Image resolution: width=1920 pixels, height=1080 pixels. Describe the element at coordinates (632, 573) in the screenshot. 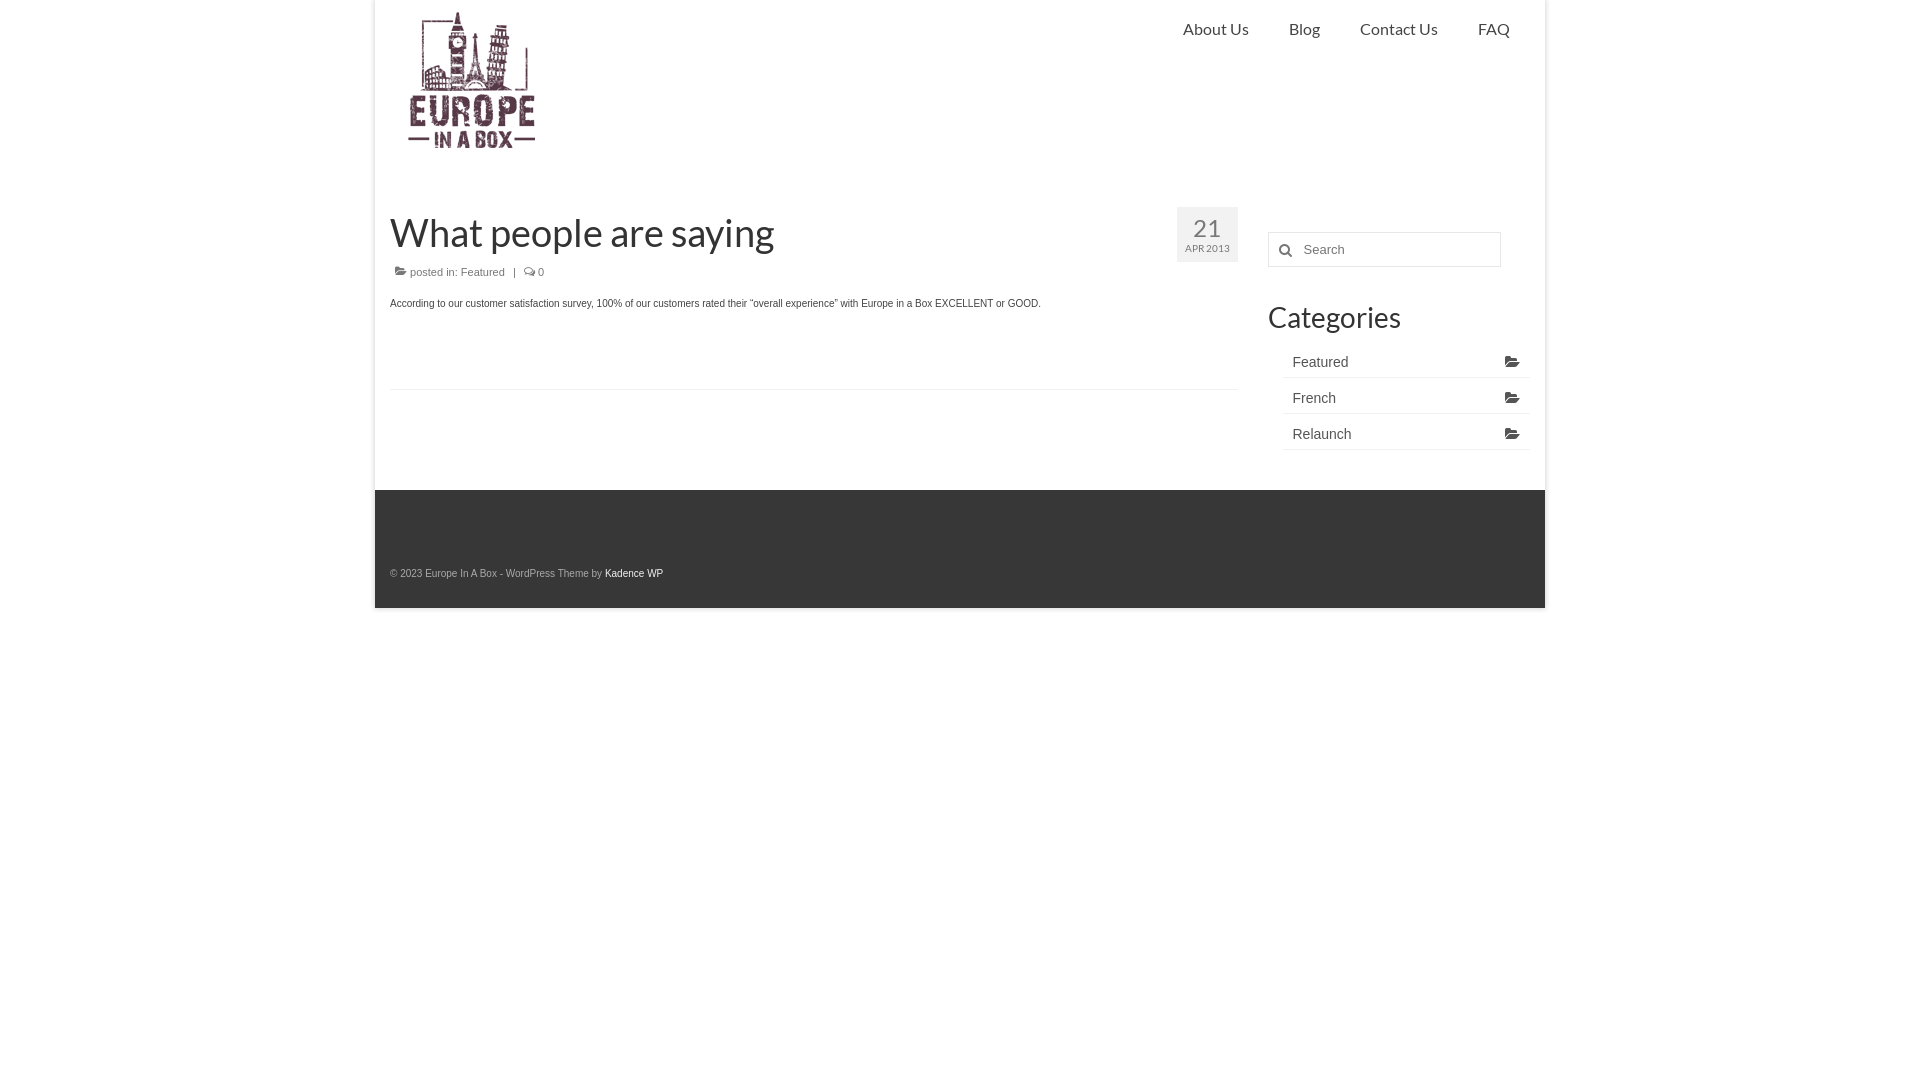

I see `'Kadence WP'` at that location.